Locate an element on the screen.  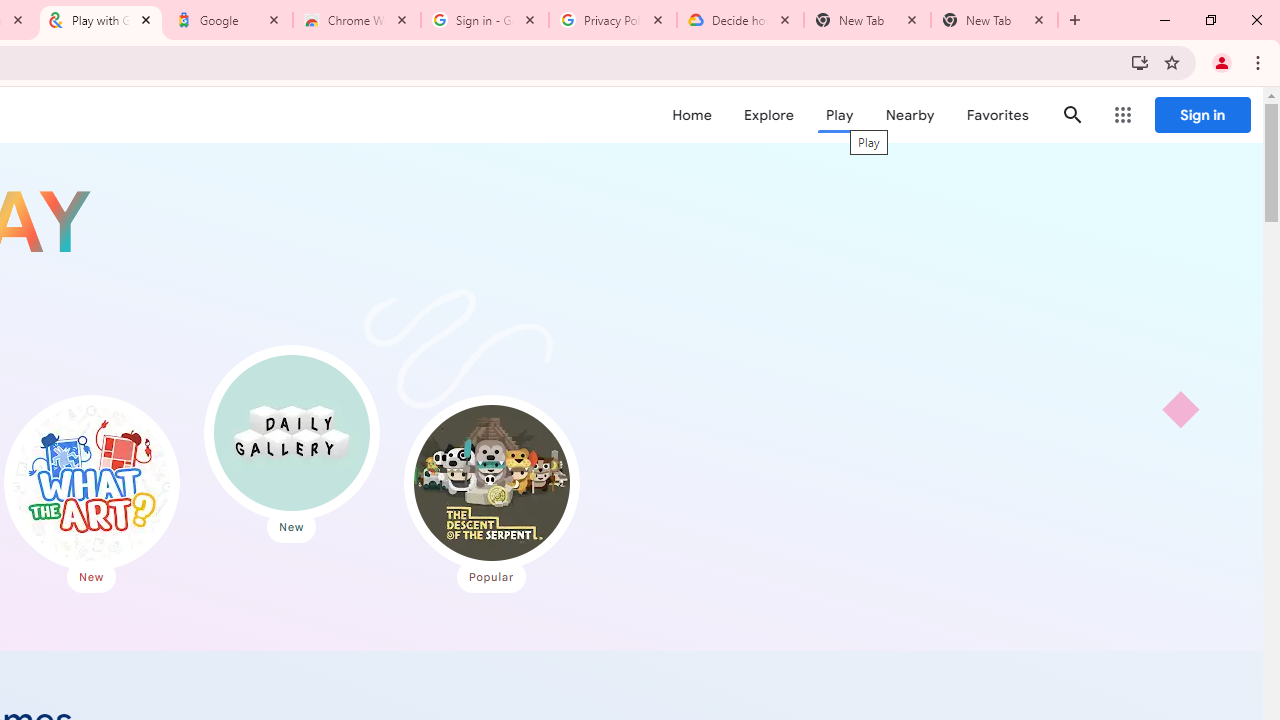
'Nearby' is located at coordinates (909, 115).